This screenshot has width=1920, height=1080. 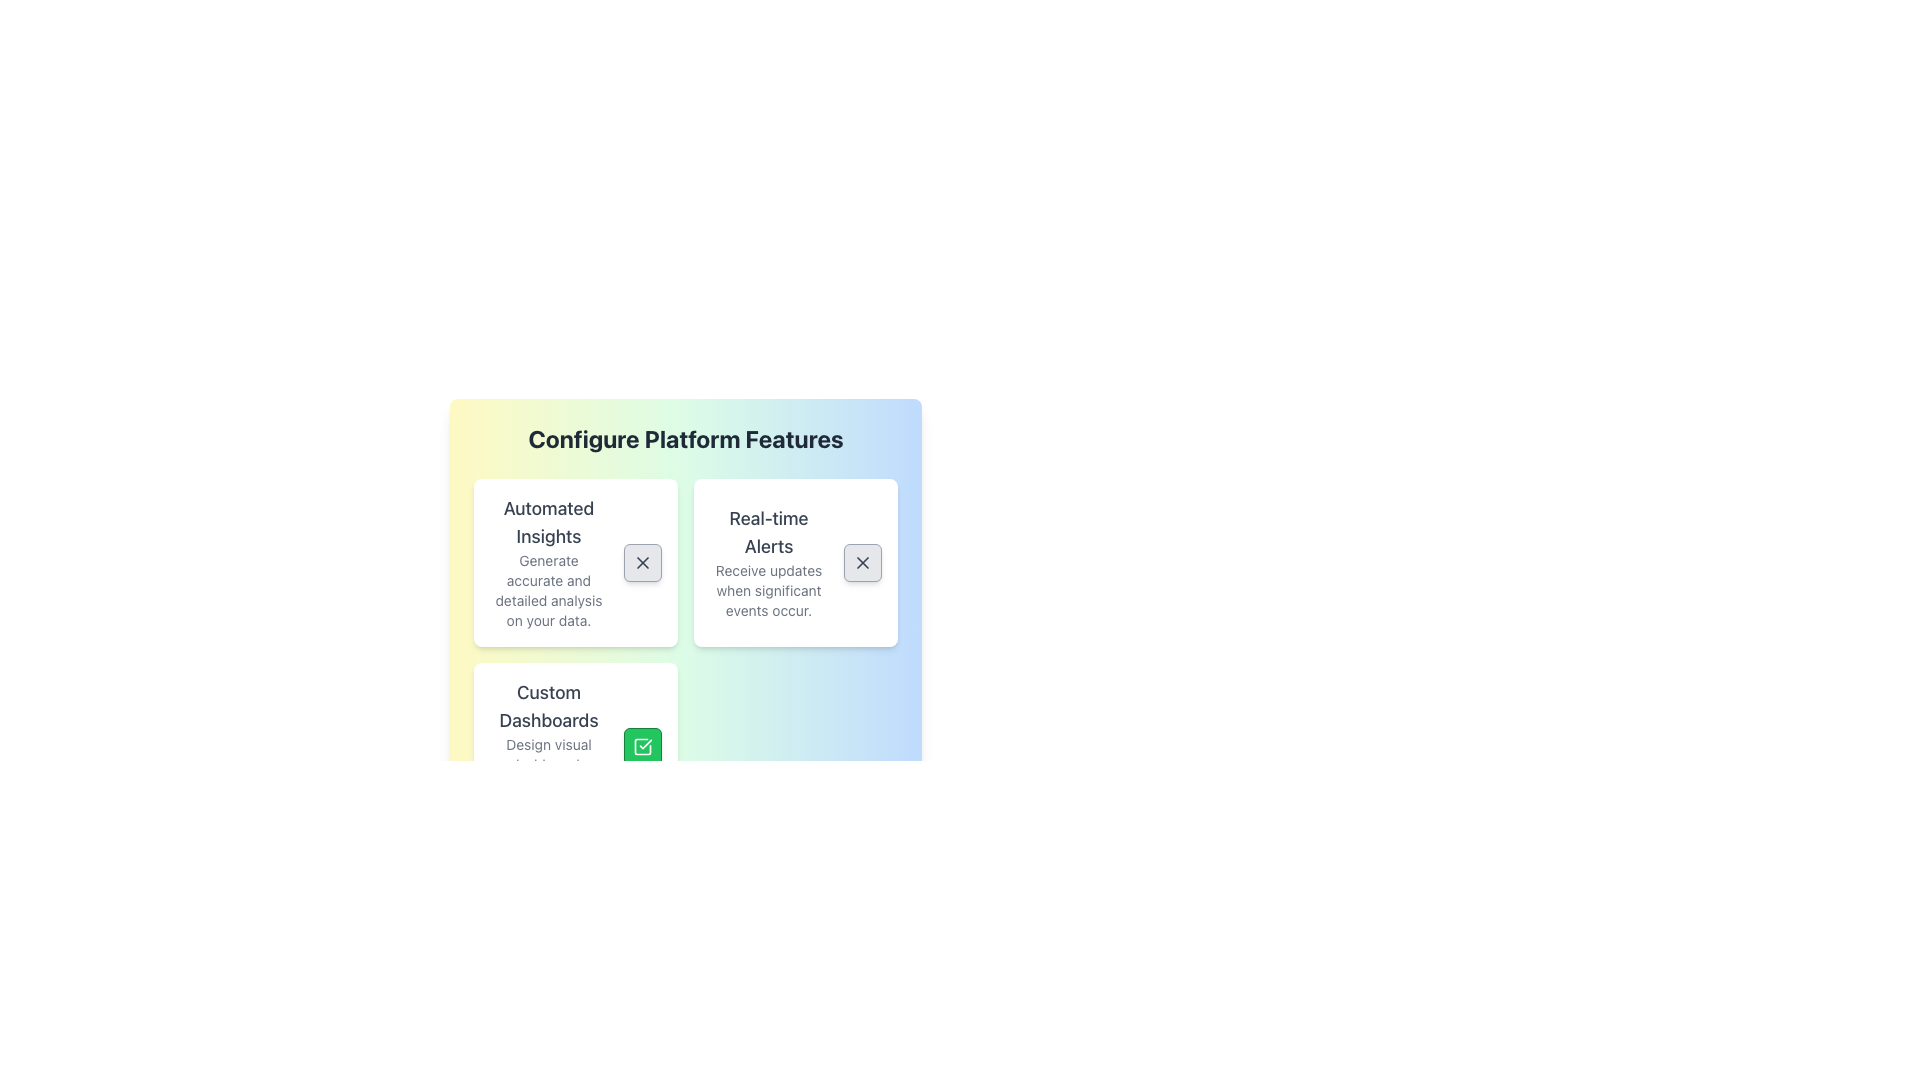 What do you see at coordinates (548, 589) in the screenshot?
I see `the text label that contains the content 'Generate accurate and detailed analysis on your data.' which is styled in a small font size and gray color, located under the heading 'Automated Insights'` at bounding box center [548, 589].